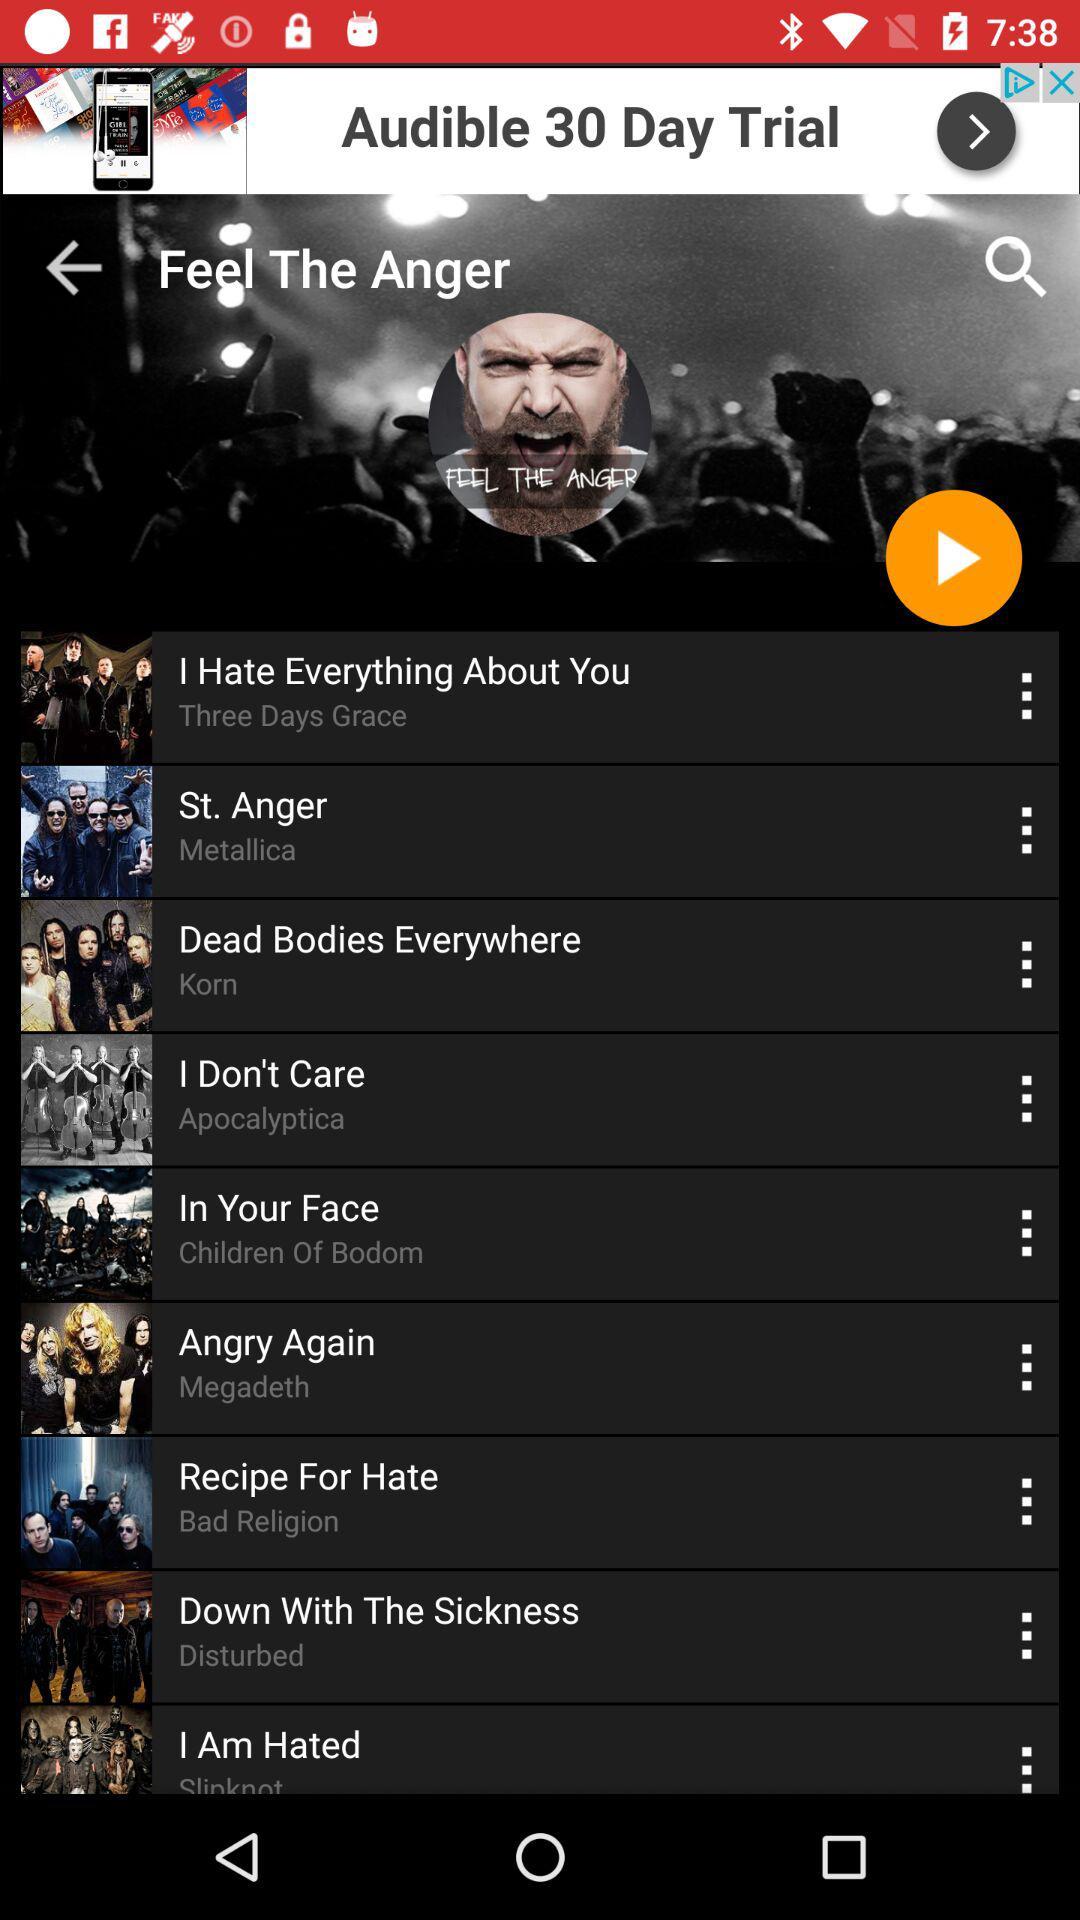 This screenshot has height=1920, width=1080. What do you see at coordinates (1027, 1367) in the screenshot?
I see `show more options for track` at bounding box center [1027, 1367].